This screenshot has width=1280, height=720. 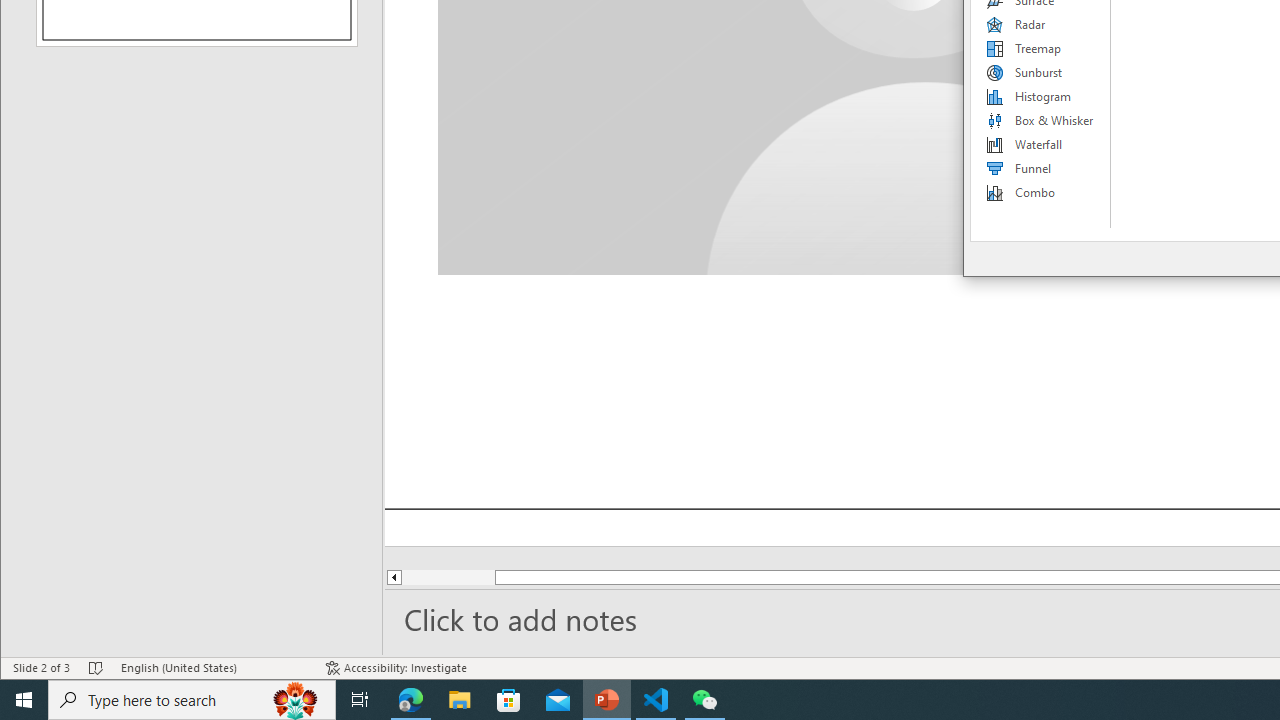 I want to click on 'Microsoft Edge - 1 running window', so click(x=410, y=698).